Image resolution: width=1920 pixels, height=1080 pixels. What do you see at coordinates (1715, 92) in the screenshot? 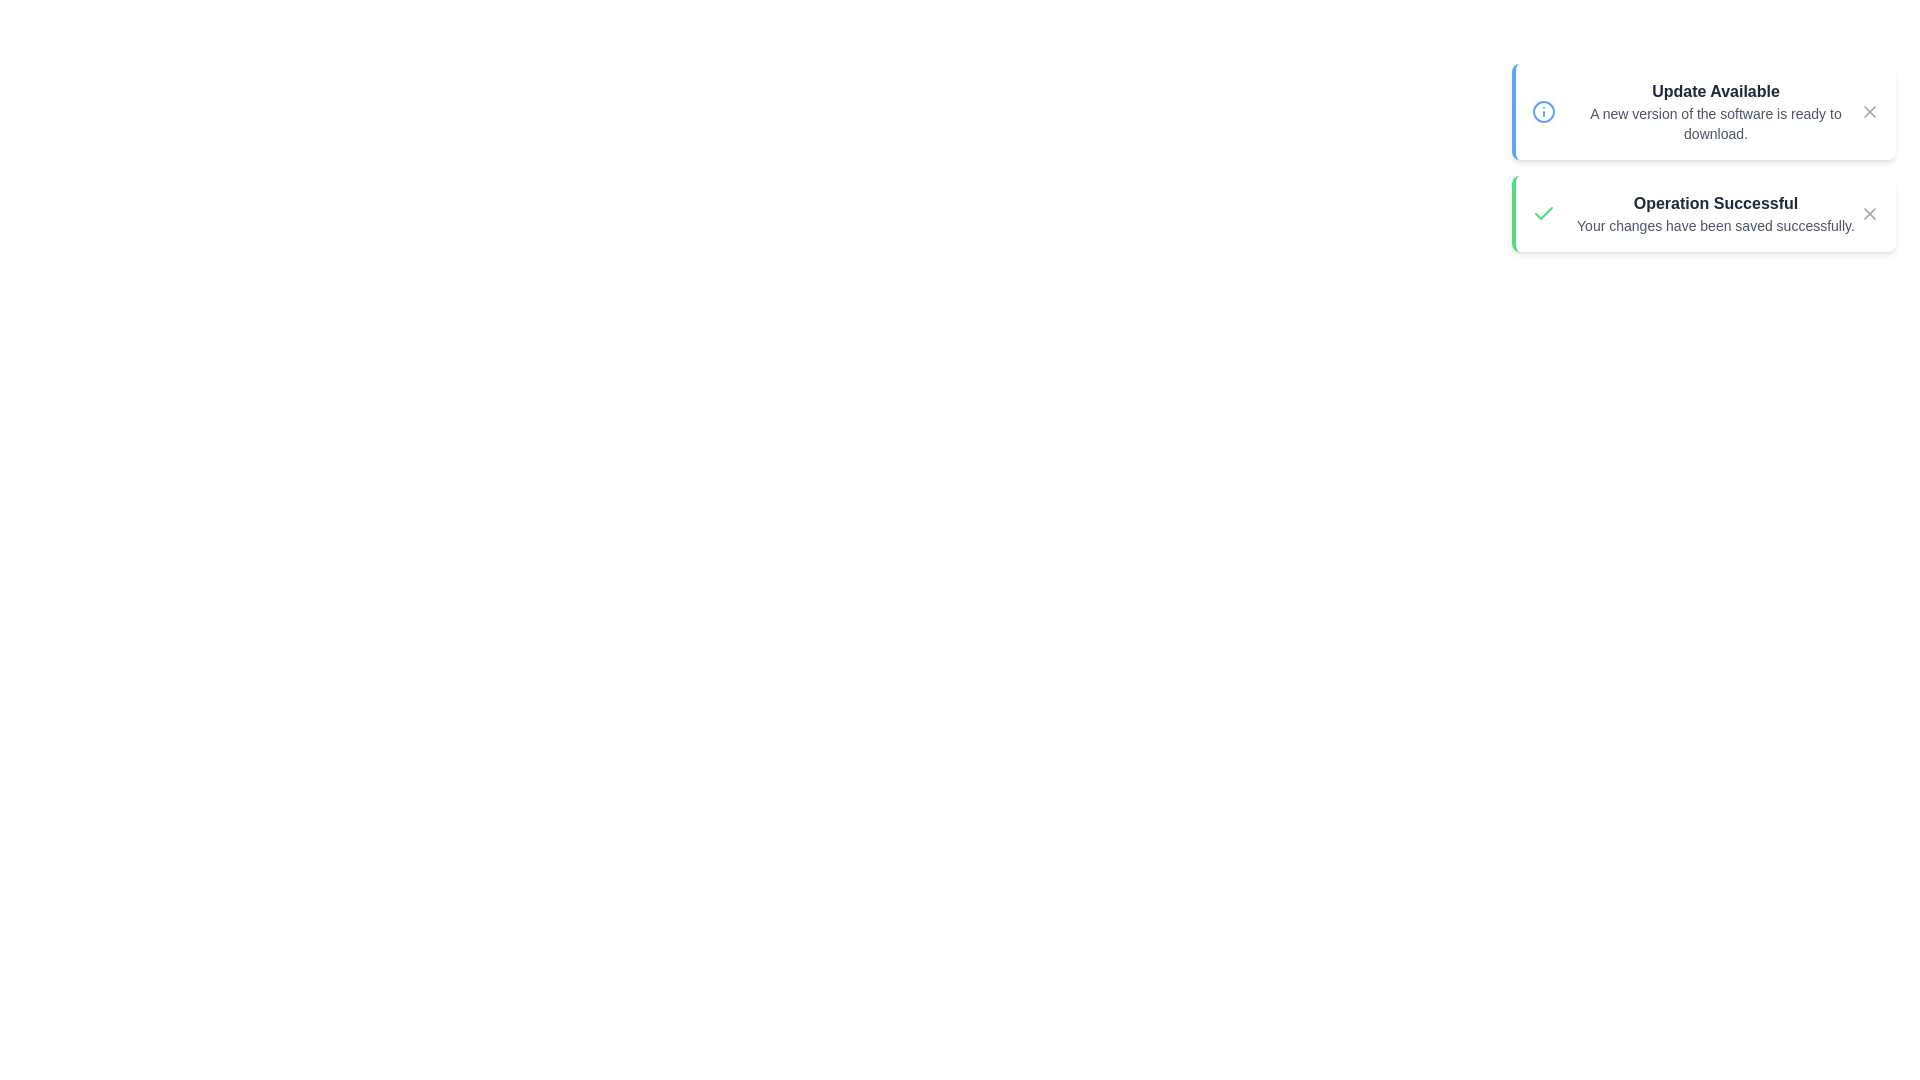
I see `text content of the bold dark gray text label displaying 'Update Available' located at the top of the notification box in the top-right section of the interface` at bounding box center [1715, 92].